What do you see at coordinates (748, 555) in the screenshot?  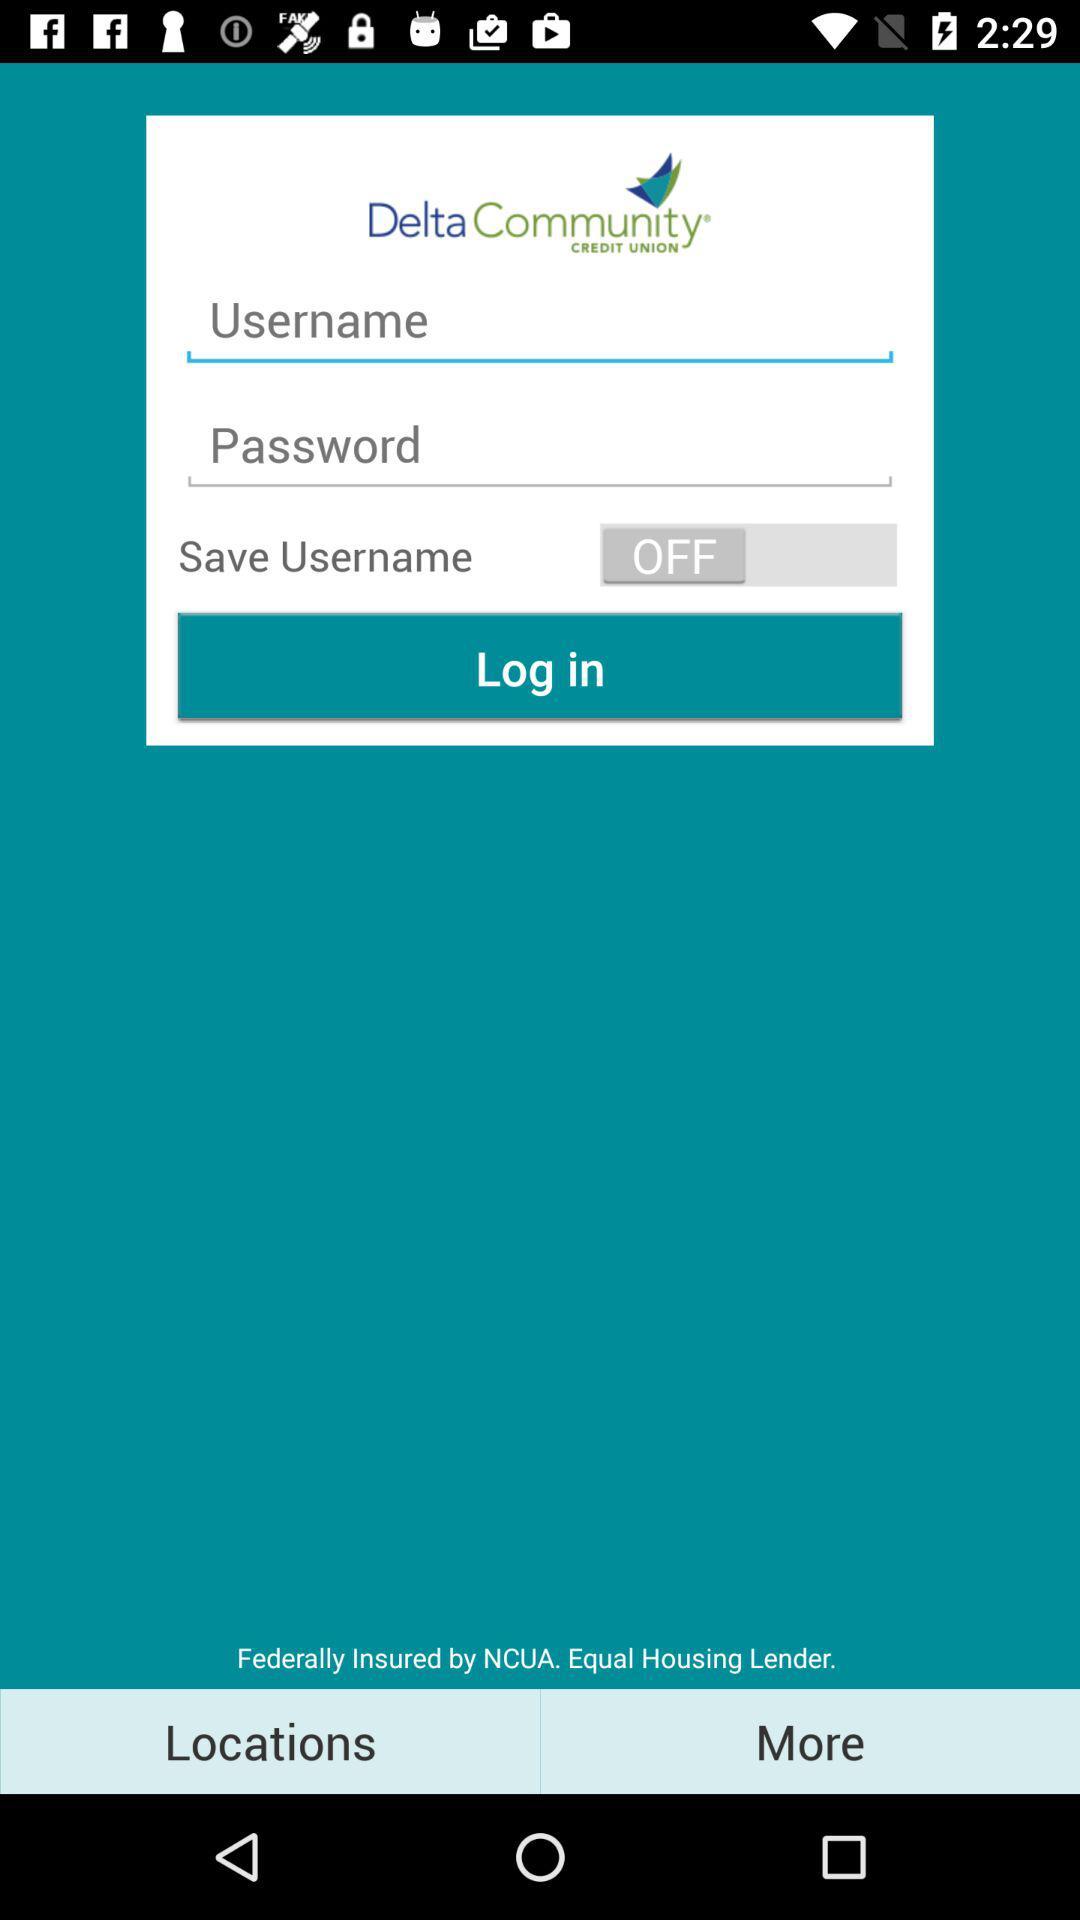 I see `the item to the right of save username item` at bounding box center [748, 555].